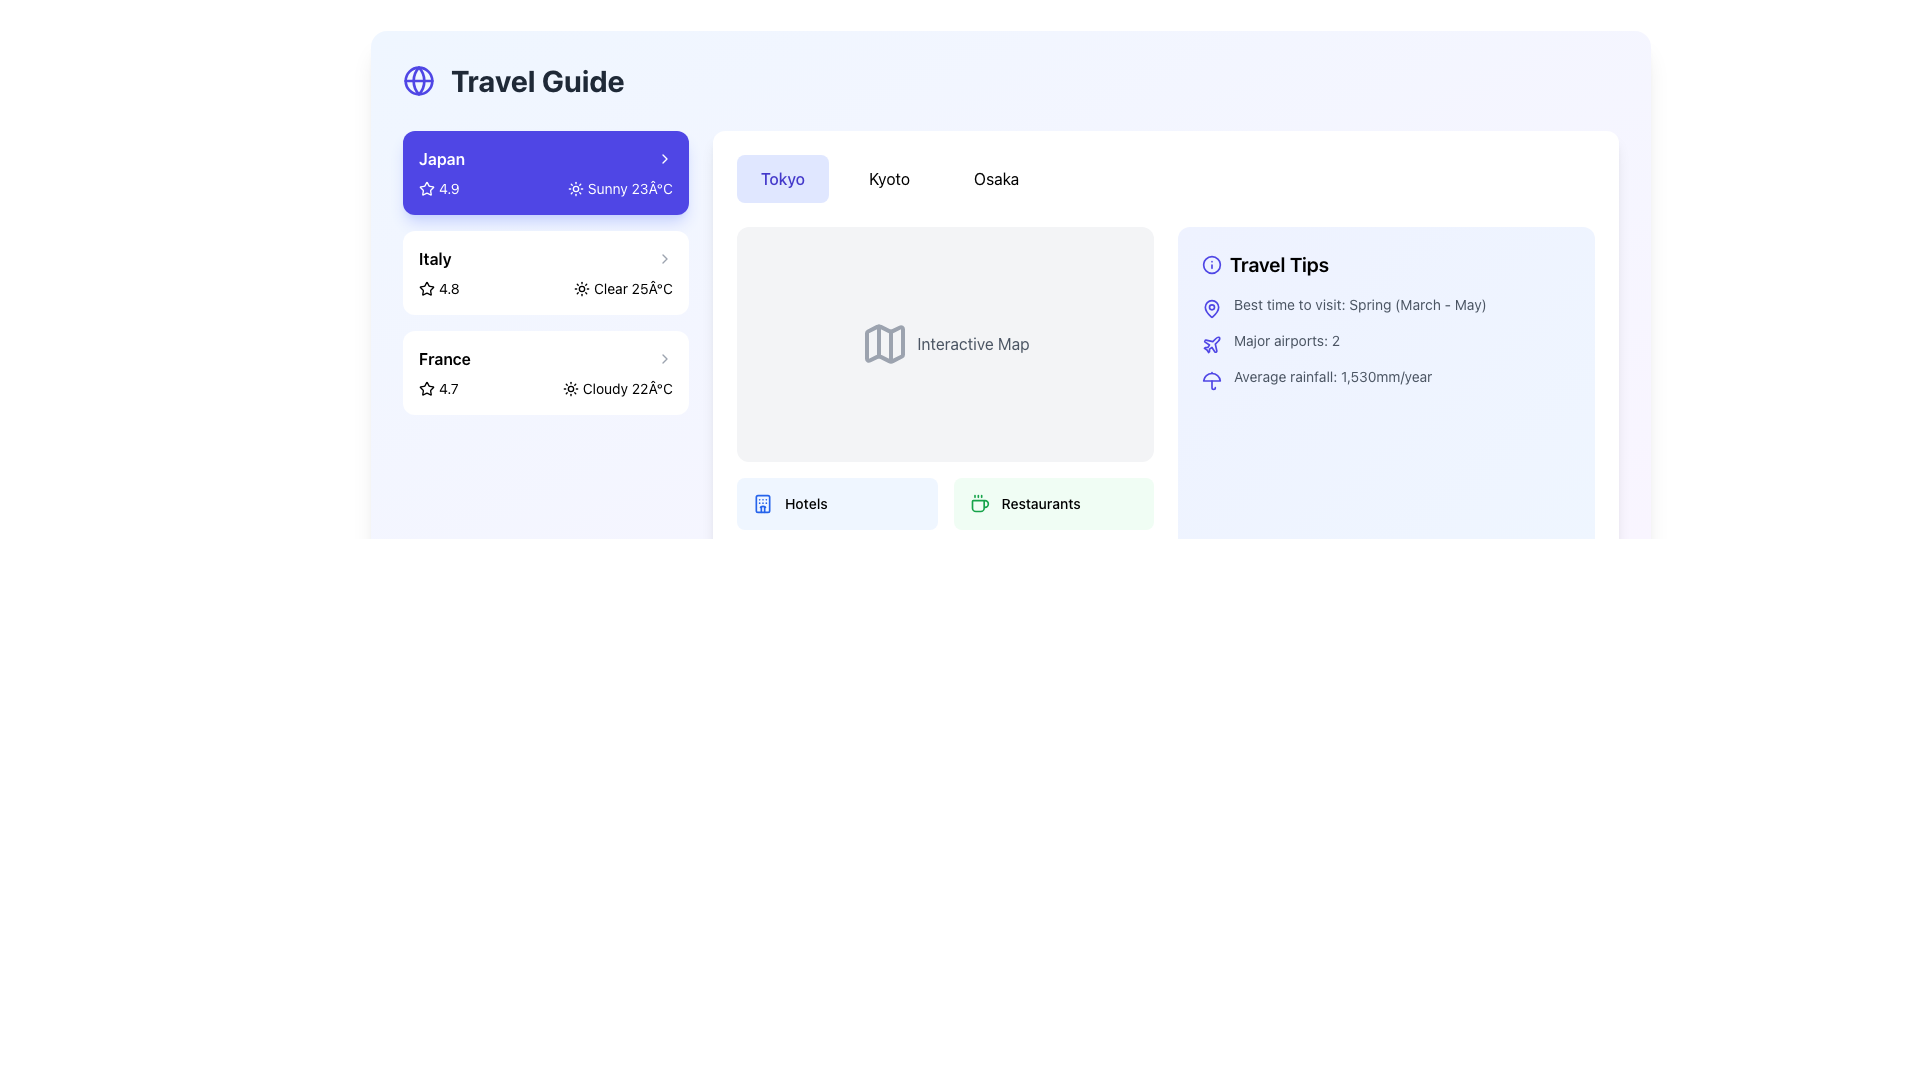 Image resolution: width=1920 pixels, height=1080 pixels. I want to click on the small chevron-right icon on the blue background within the 'Japan' button in the 'Travel Guide' section, so click(665, 157).